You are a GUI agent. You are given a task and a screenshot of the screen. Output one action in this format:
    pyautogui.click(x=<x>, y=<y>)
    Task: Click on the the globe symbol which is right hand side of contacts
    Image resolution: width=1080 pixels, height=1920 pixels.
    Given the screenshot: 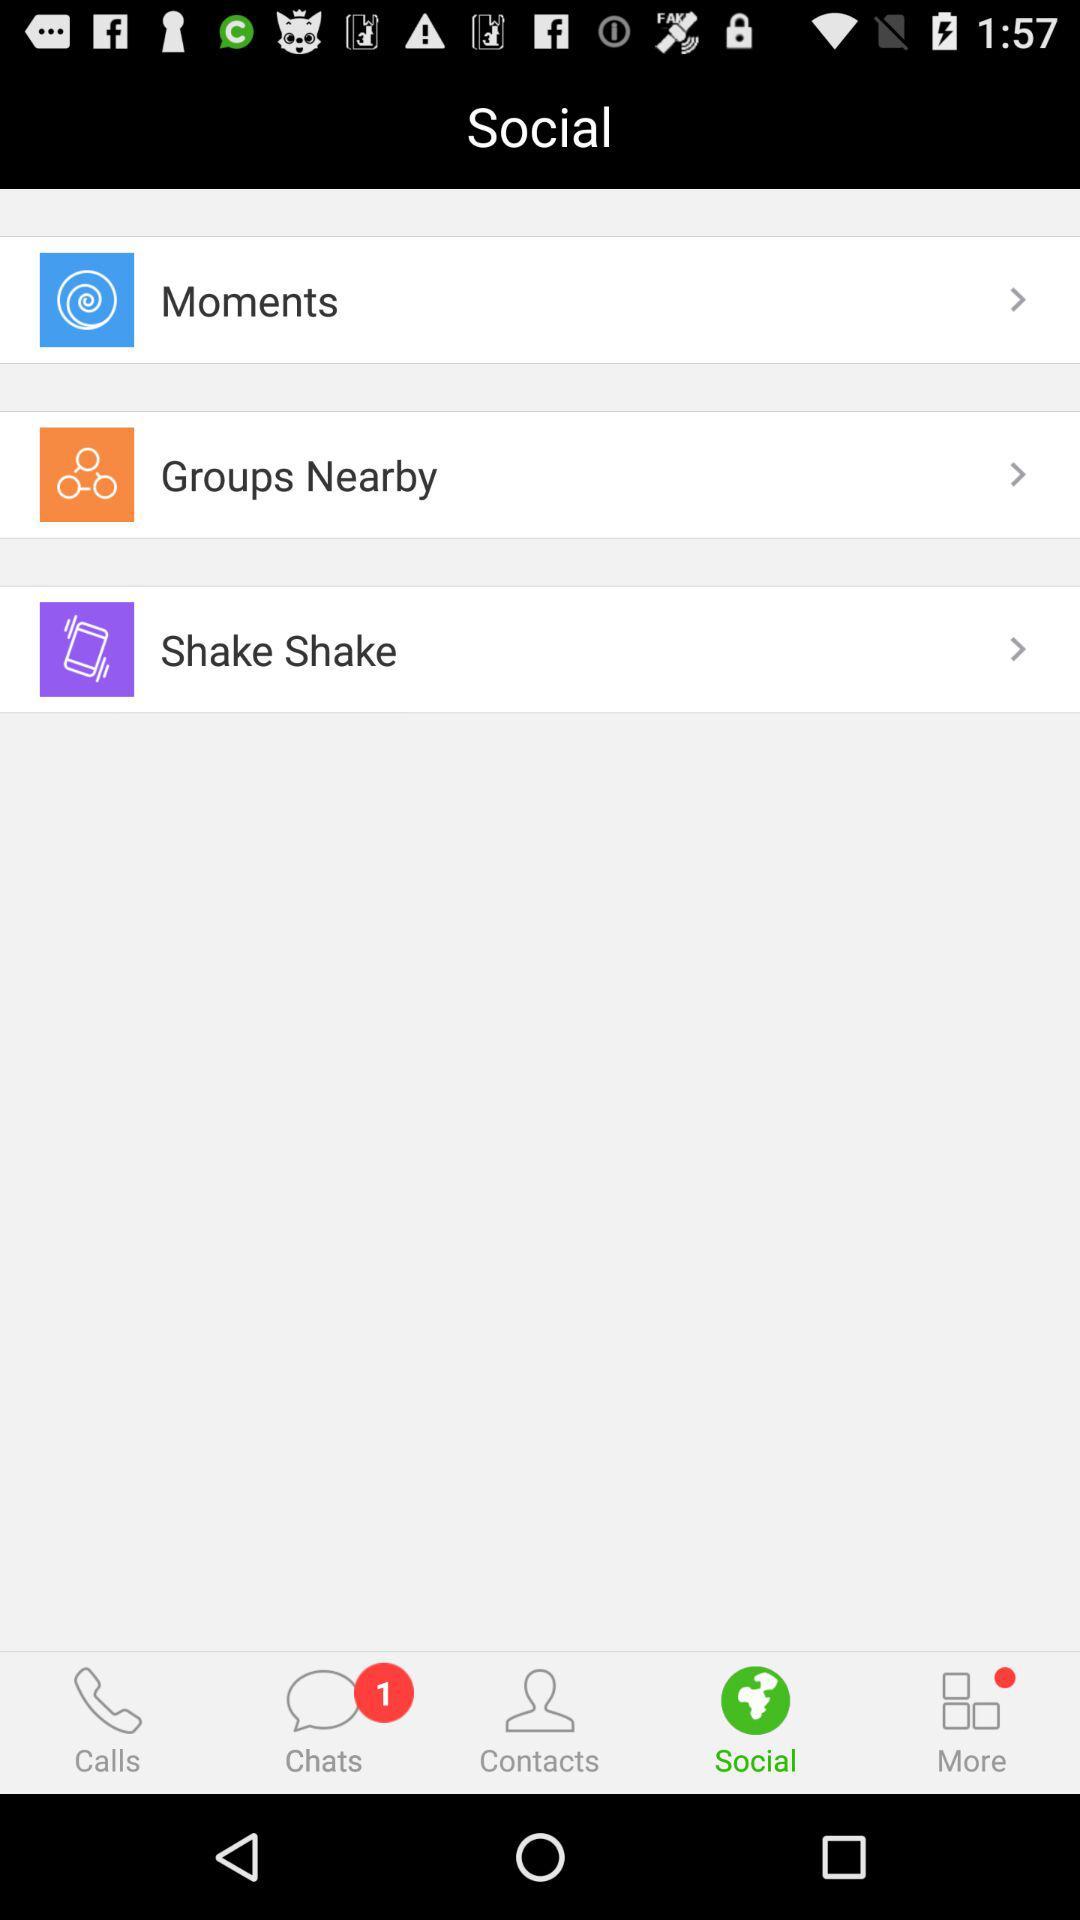 What is the action you would take?
    pyautogui.click(x=755, y=1699)
    